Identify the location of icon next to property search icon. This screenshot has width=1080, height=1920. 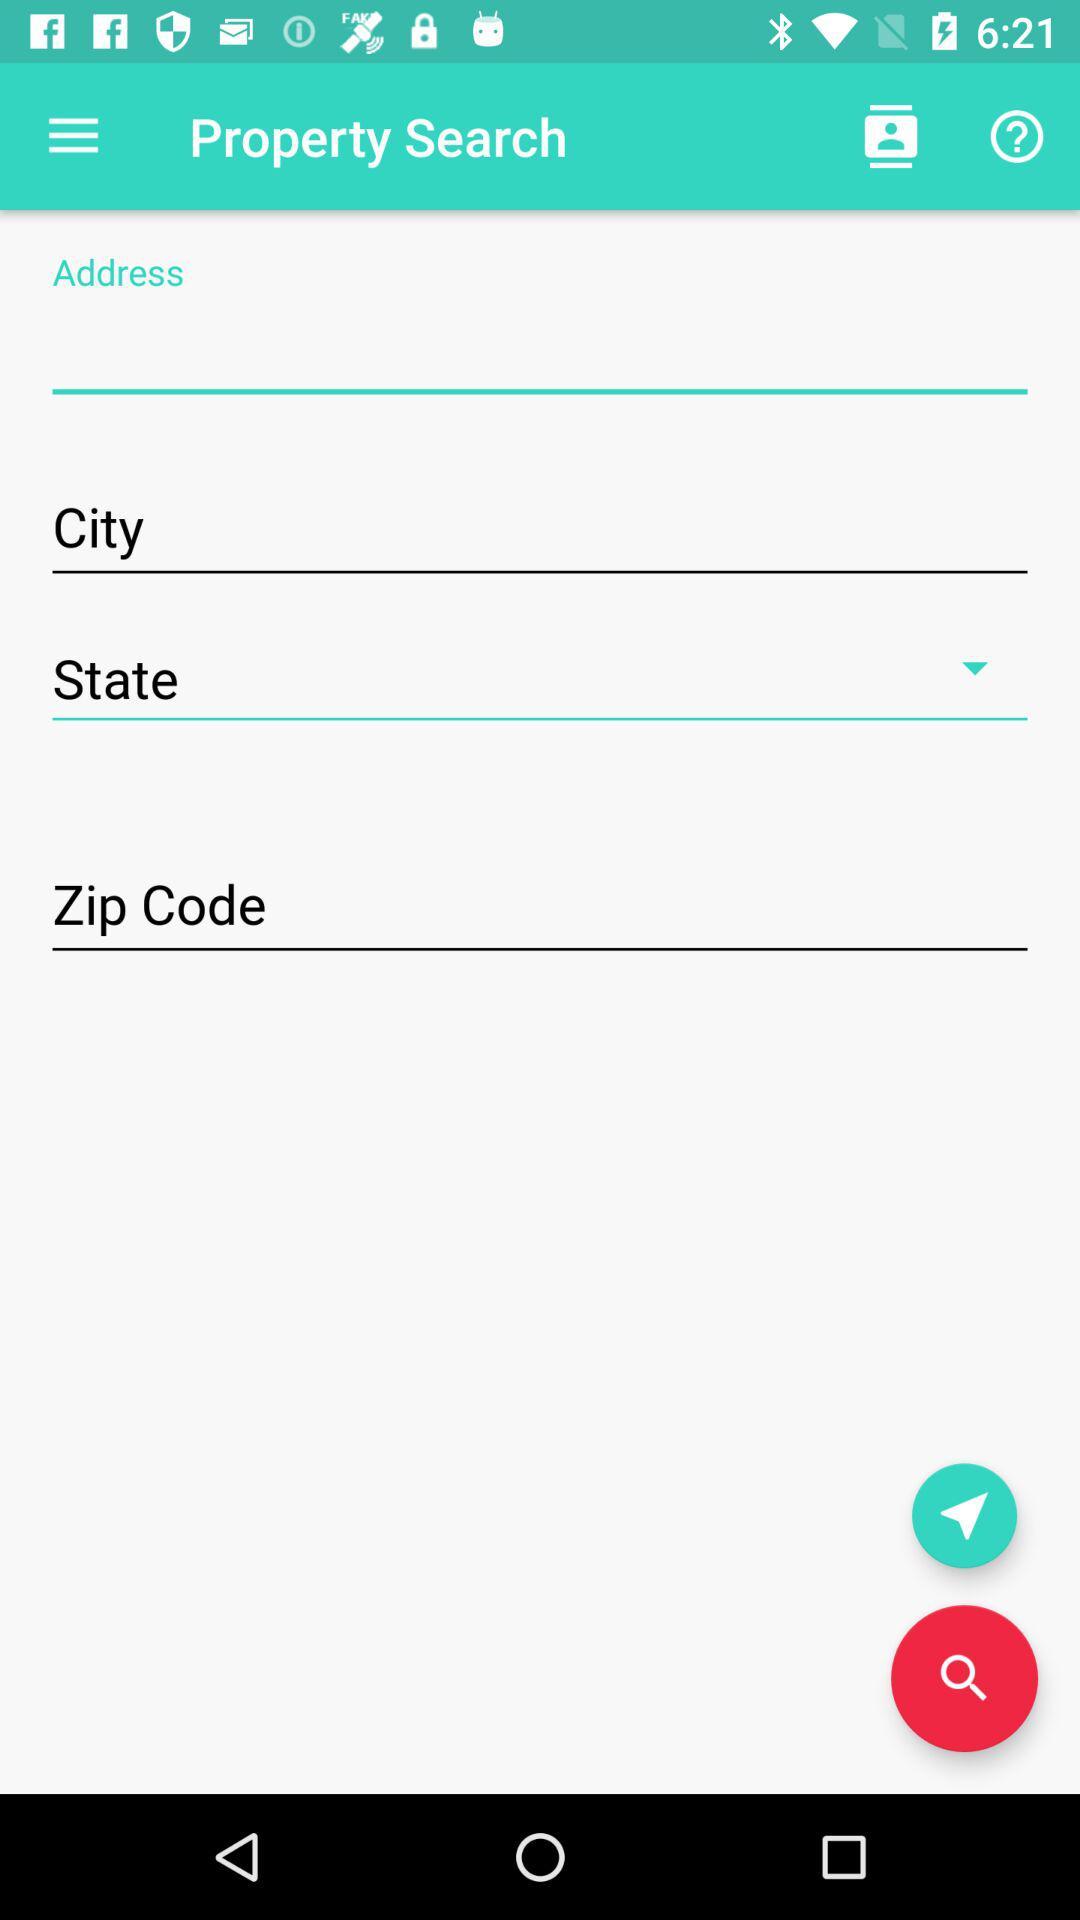
(72, 135).